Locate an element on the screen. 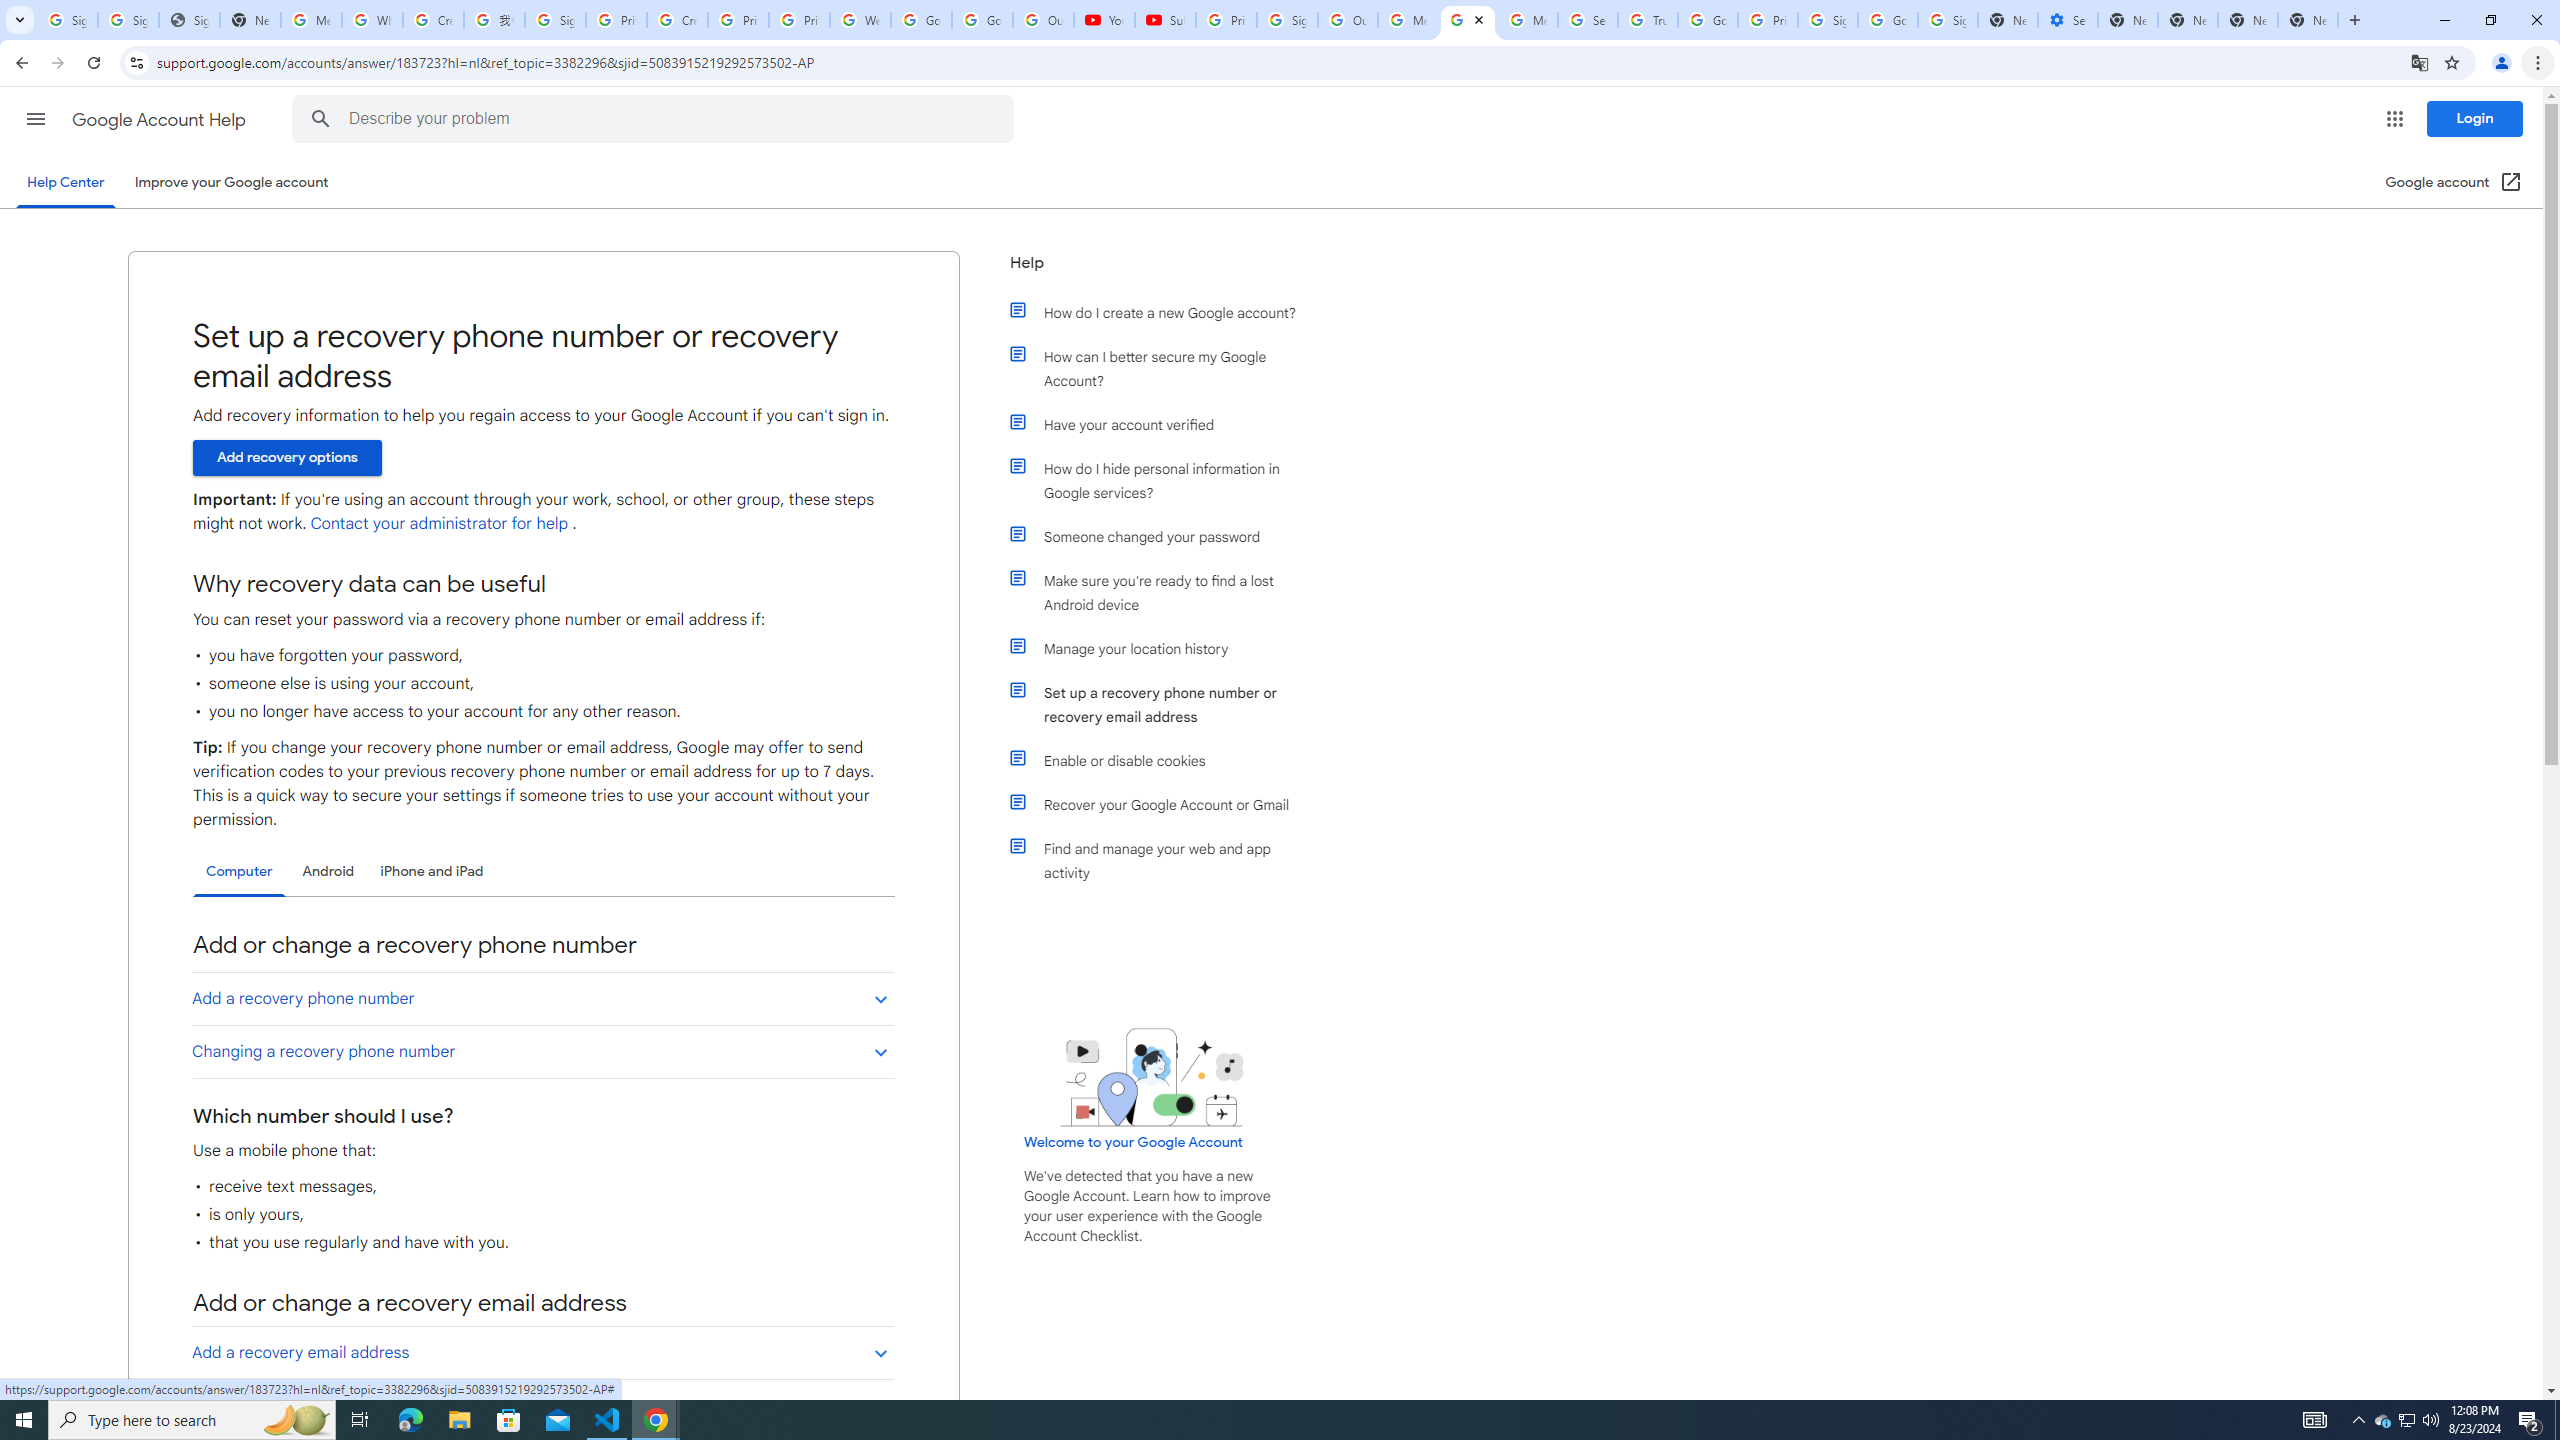  'Trusted Information and Content - Google Safety Center' is located at coordinates (1647, 19).